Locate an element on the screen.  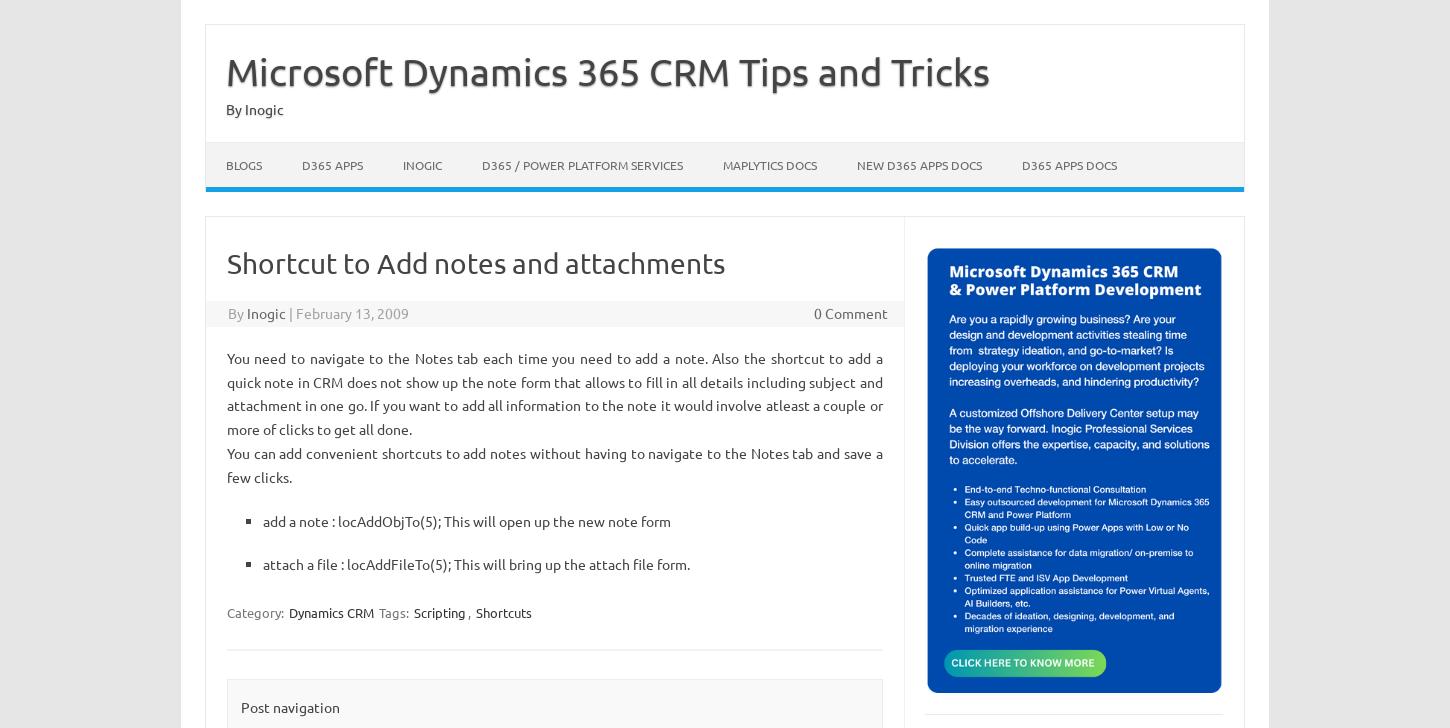
'Dynamics CRM' is located at coordinates (330, 612).